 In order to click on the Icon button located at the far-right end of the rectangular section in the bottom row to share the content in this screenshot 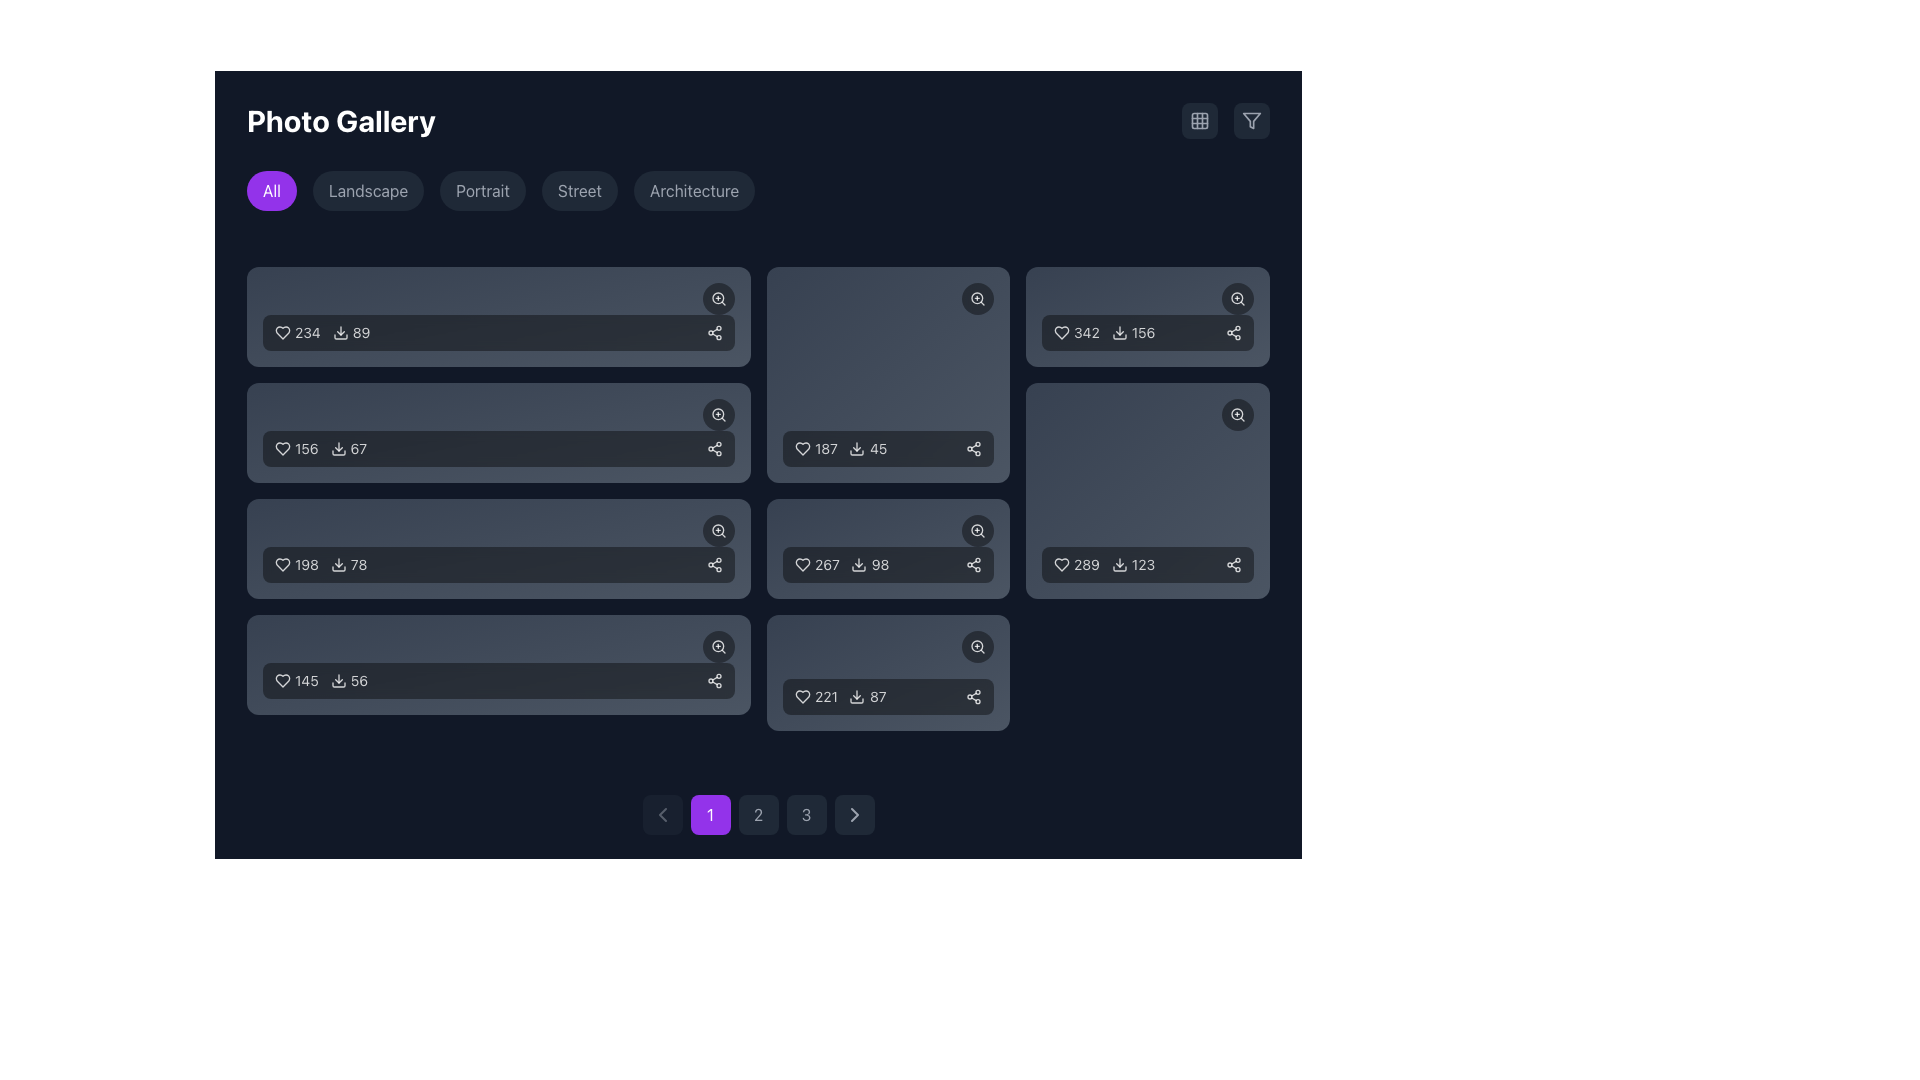, I will do `click(714, 680)`.